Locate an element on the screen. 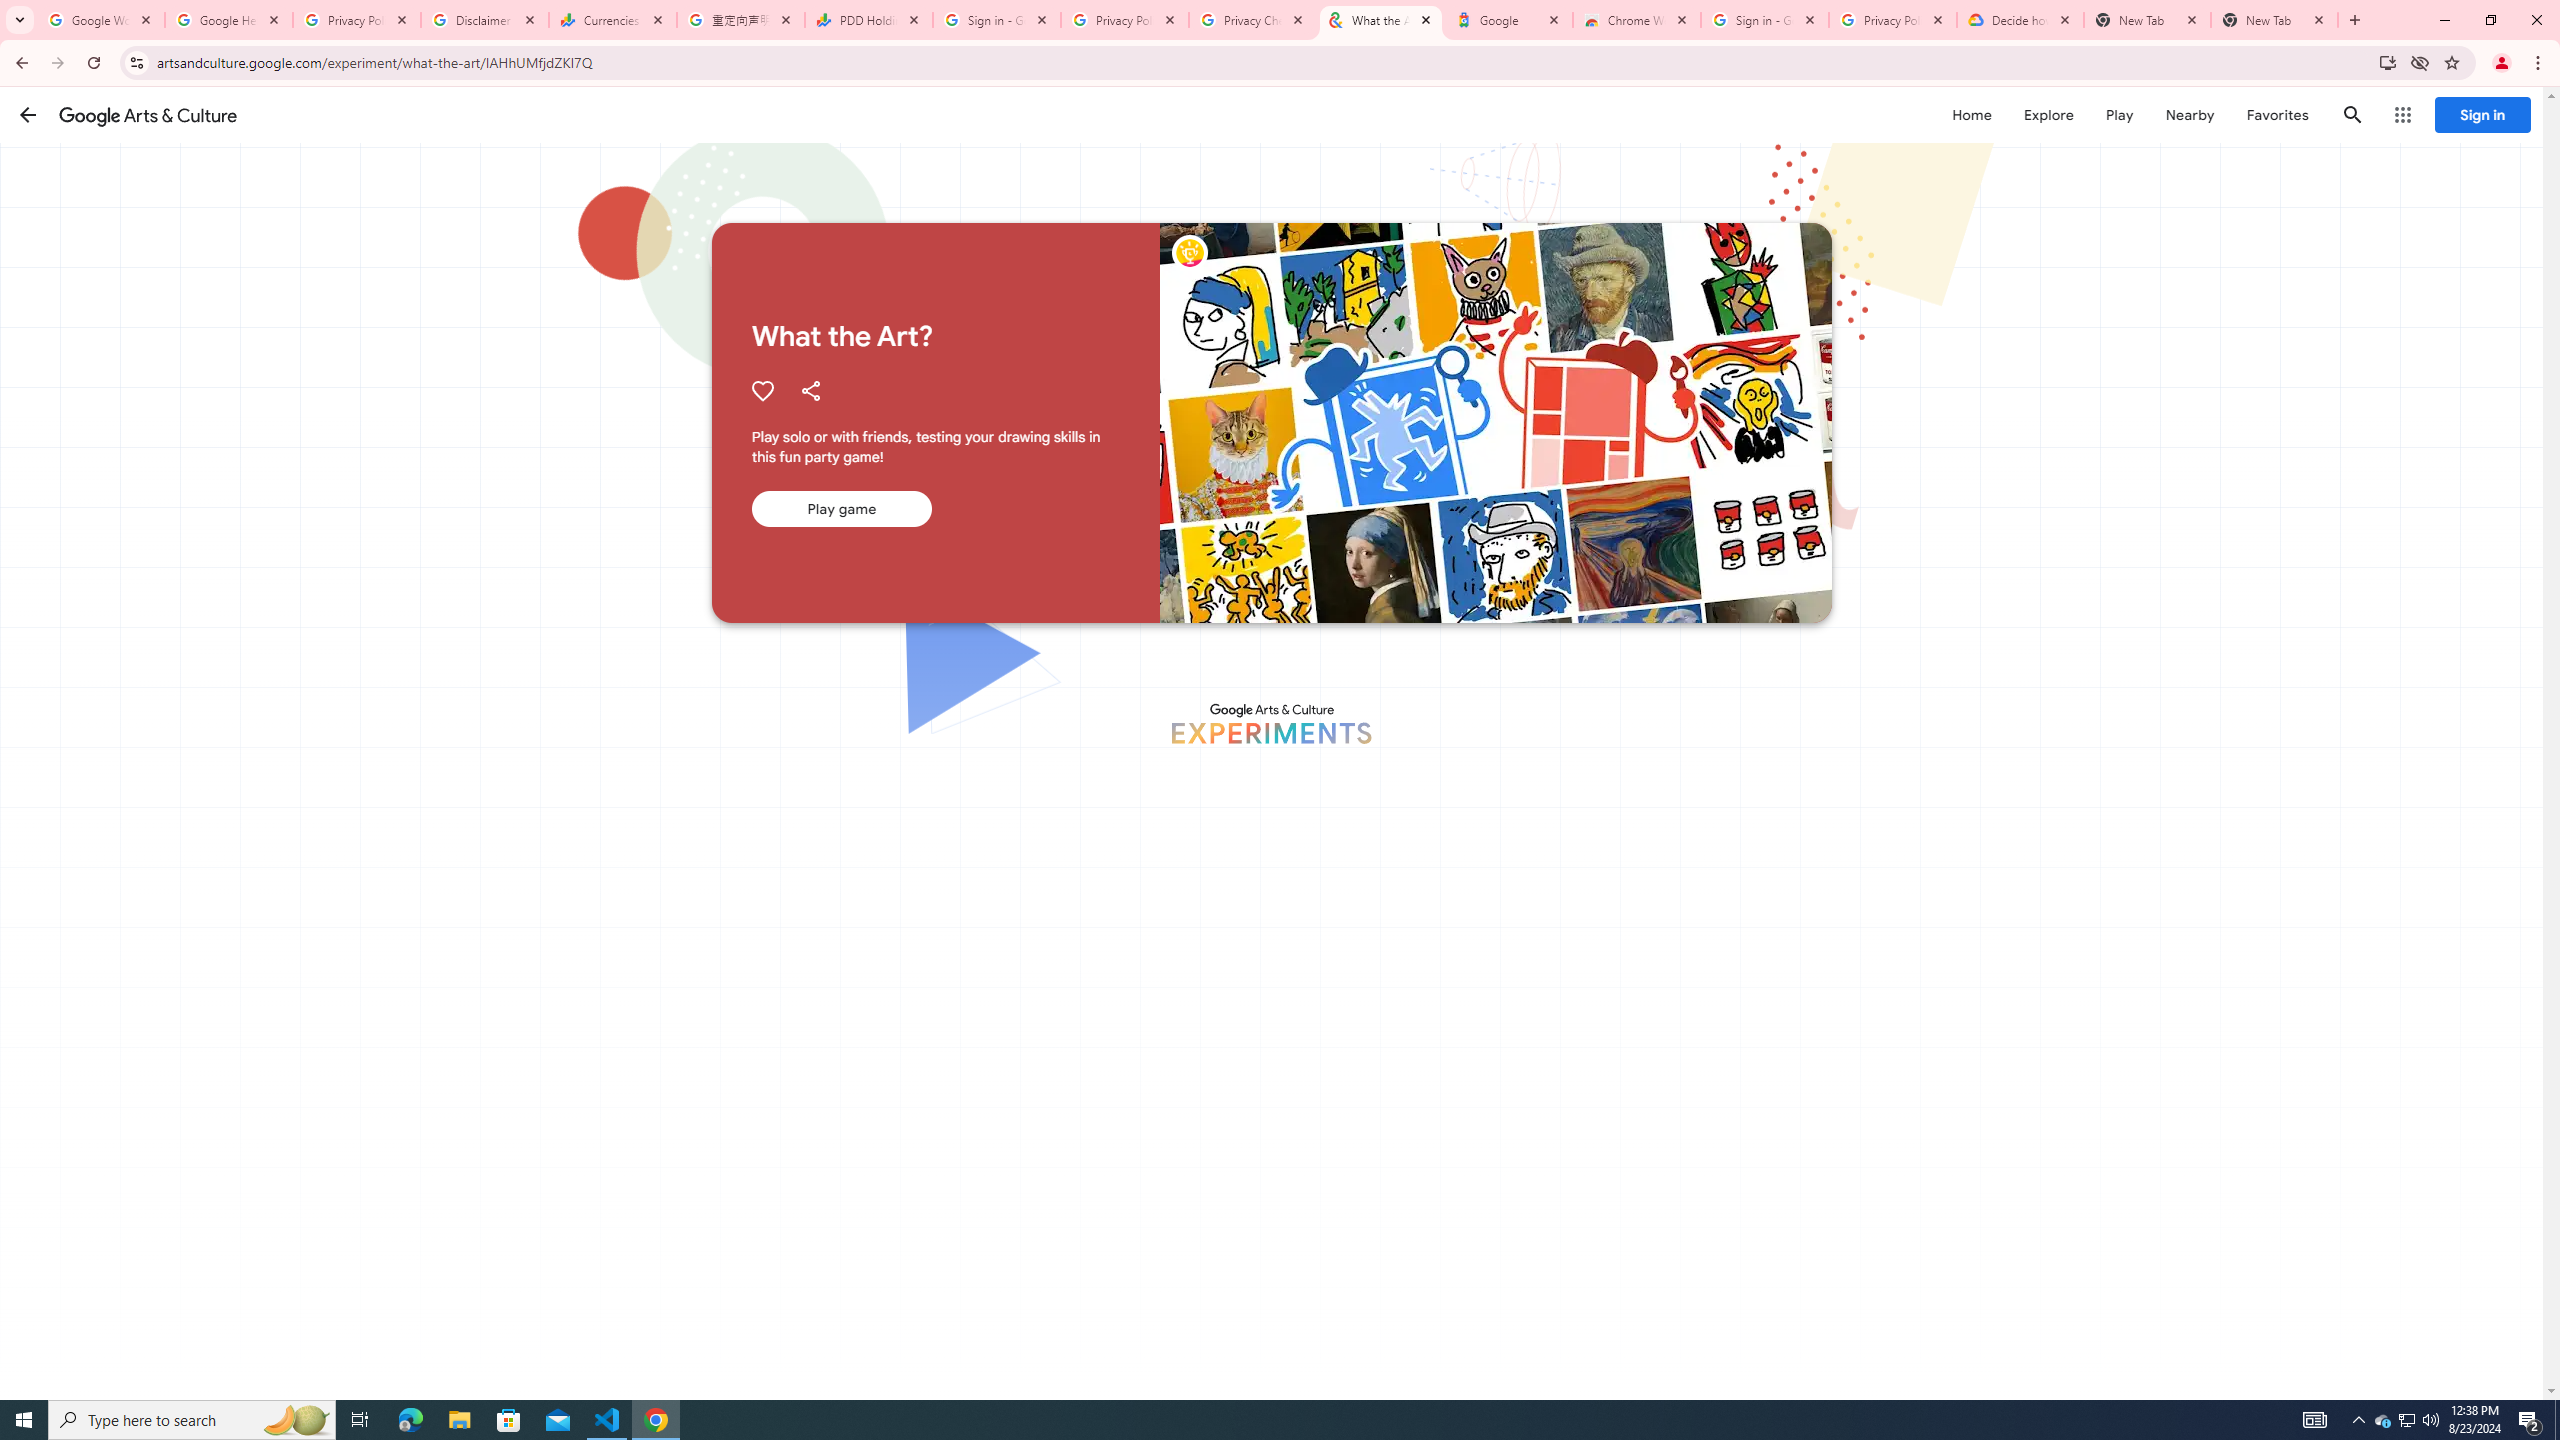 The image size is (2560, 1440). 'Play game' is located at coordinates (839, 509).